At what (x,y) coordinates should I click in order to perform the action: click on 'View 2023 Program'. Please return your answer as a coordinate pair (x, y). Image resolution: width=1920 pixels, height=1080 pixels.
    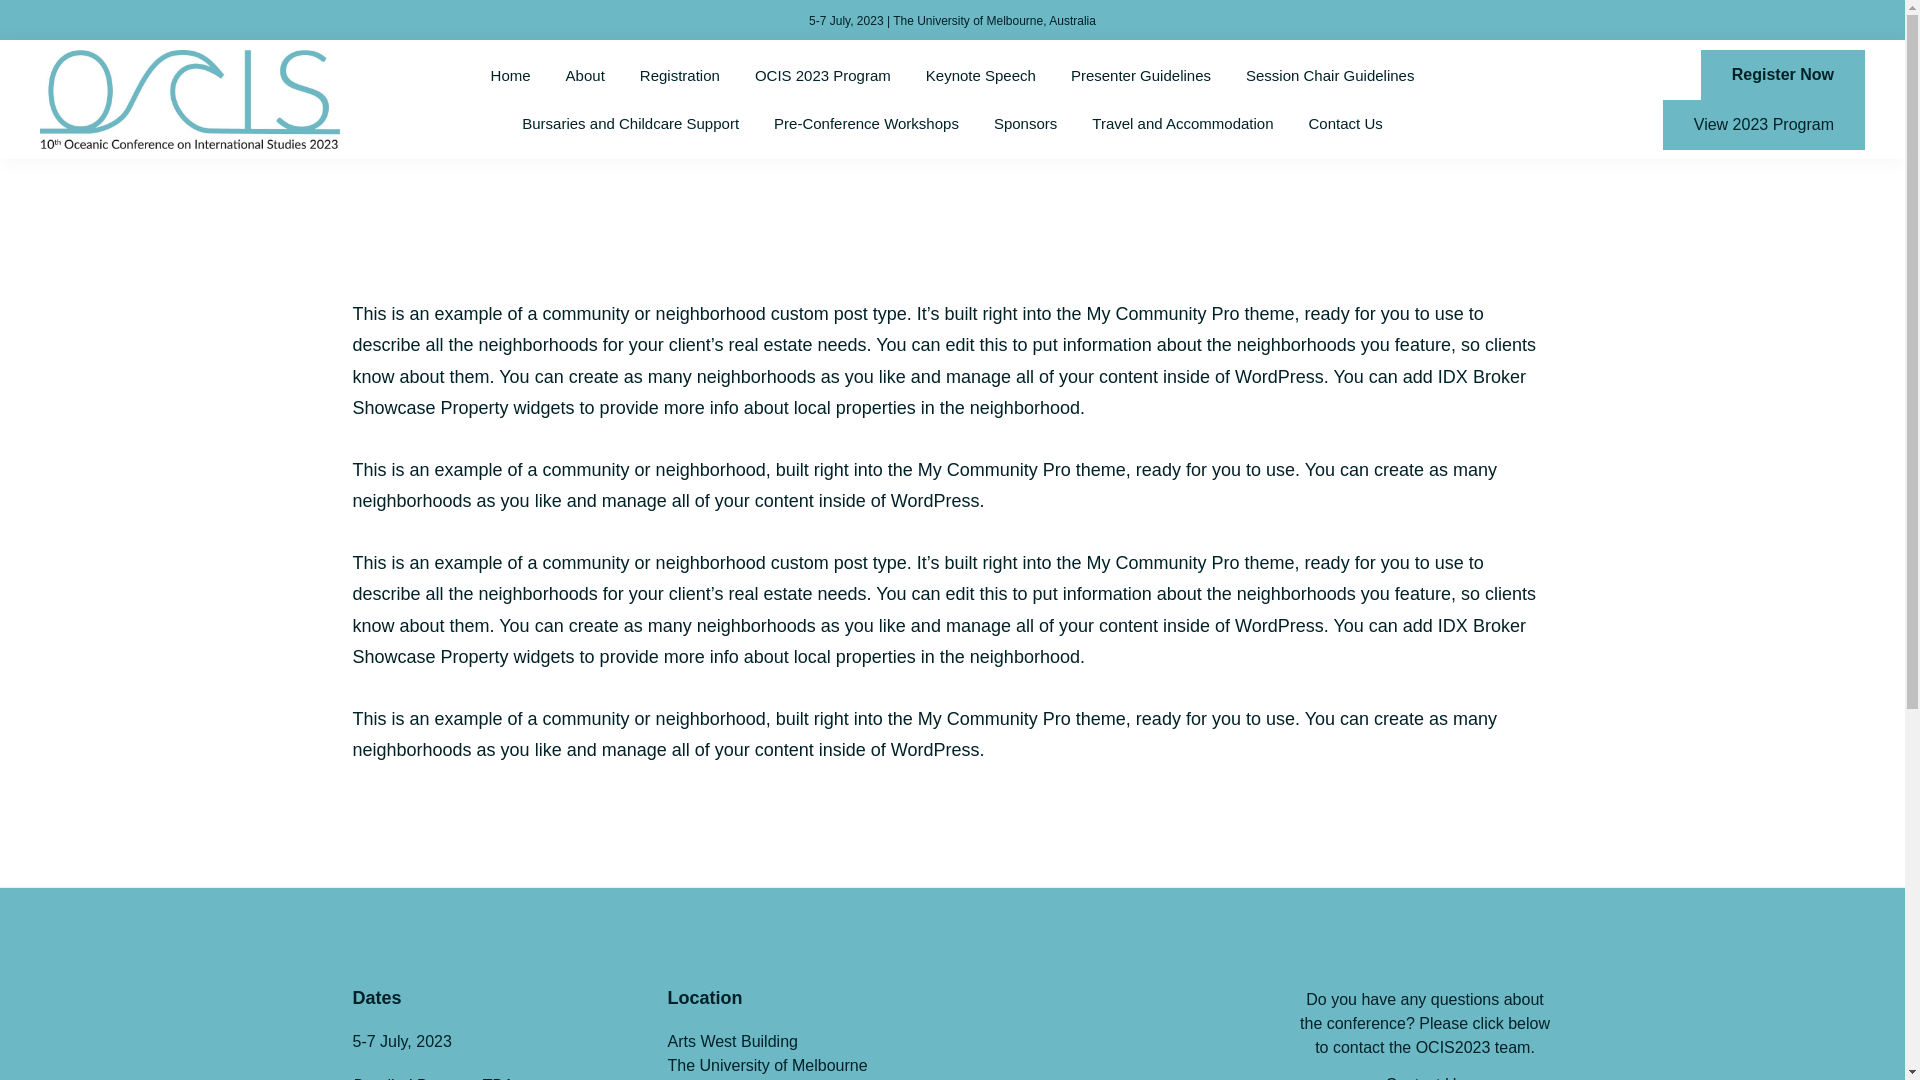
    Looking at the image, I should click on (1763, 124).